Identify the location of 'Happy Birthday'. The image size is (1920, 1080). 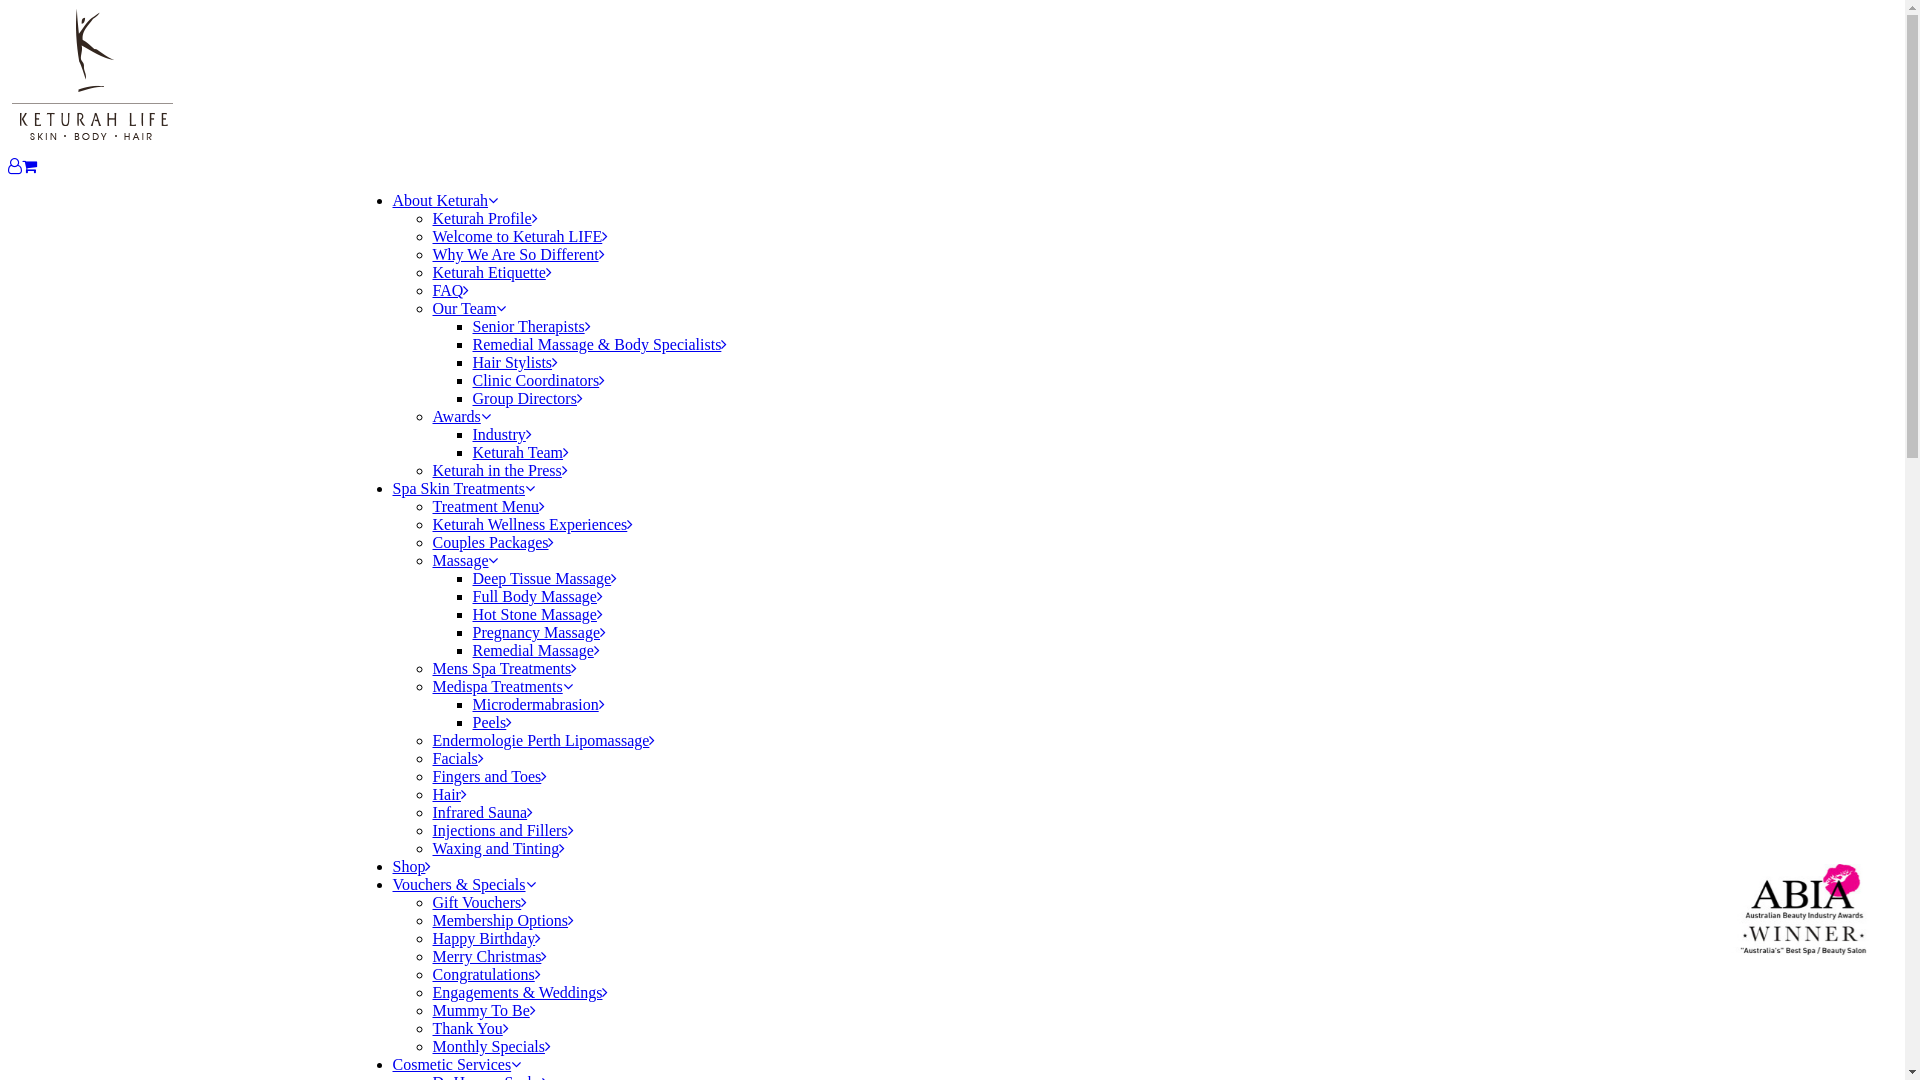
(431, 938).